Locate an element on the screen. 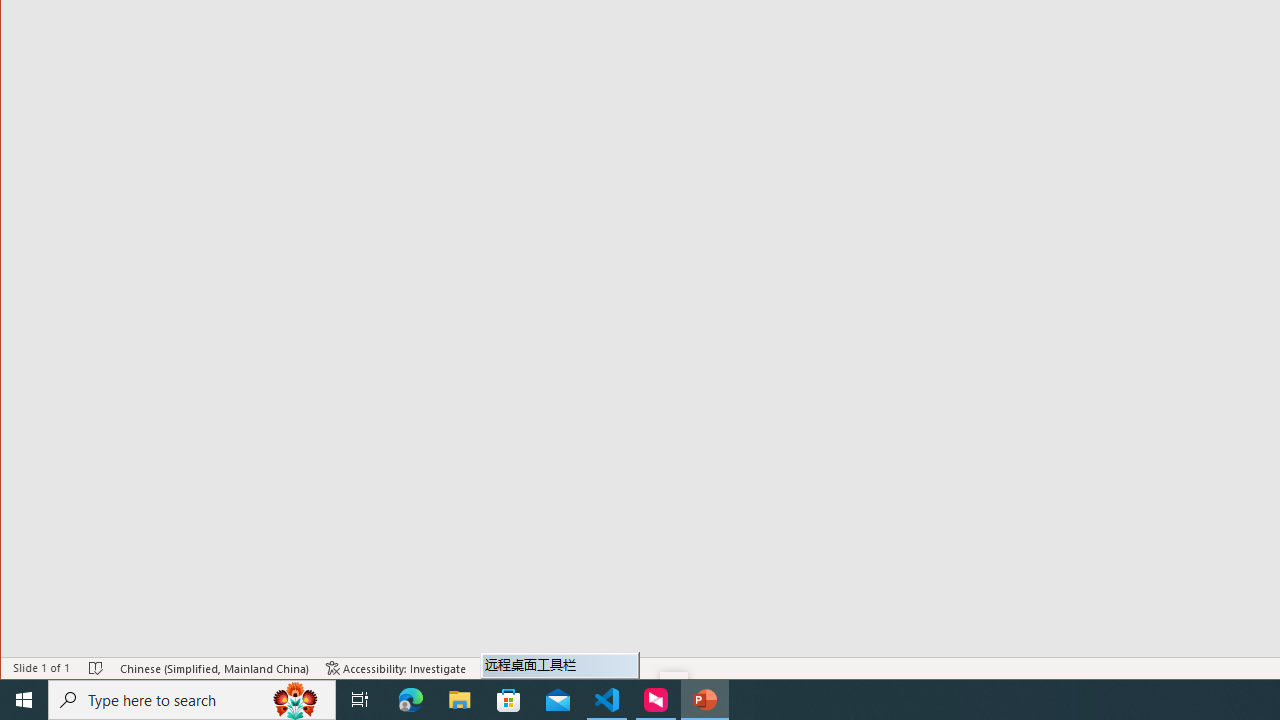 The width and height of the screenshot is (1280, 720). 'Spell Check No Errors' is located at coordinates (95, 668).